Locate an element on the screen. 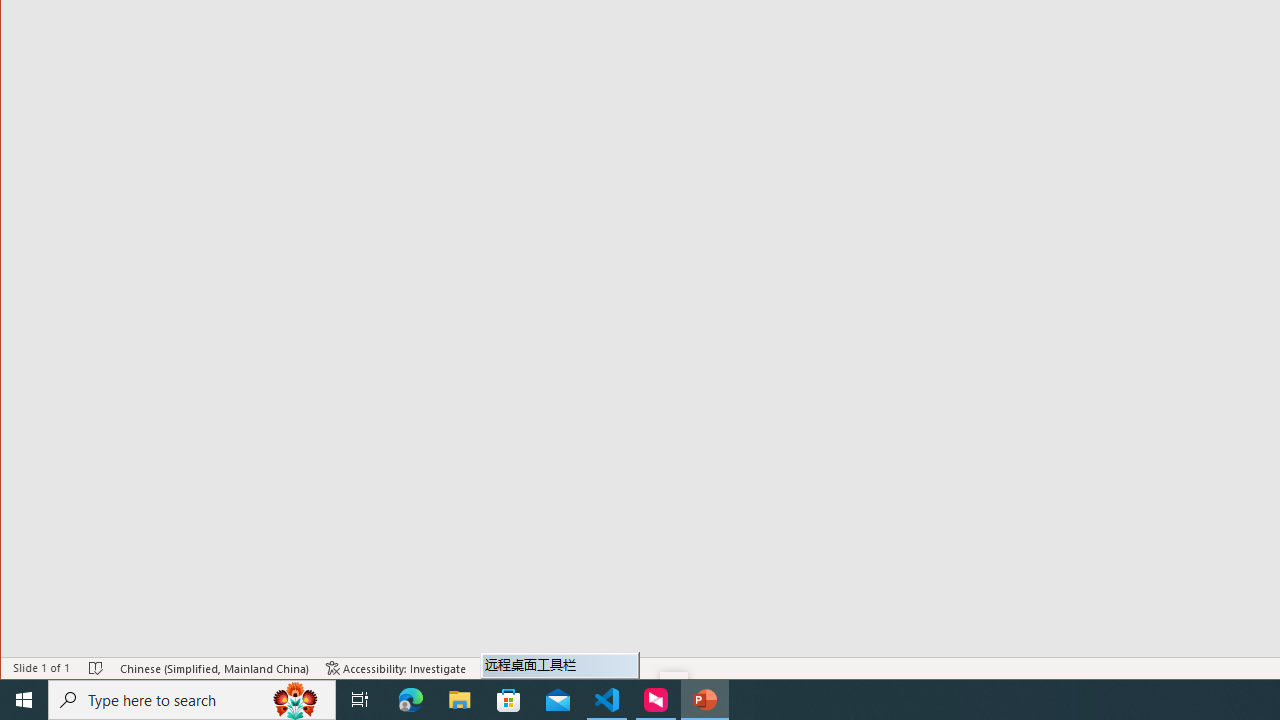 The width and height of the screenshot is (1280, 720). 'Spell Check No Errors' is located at coordinates (95, 668).